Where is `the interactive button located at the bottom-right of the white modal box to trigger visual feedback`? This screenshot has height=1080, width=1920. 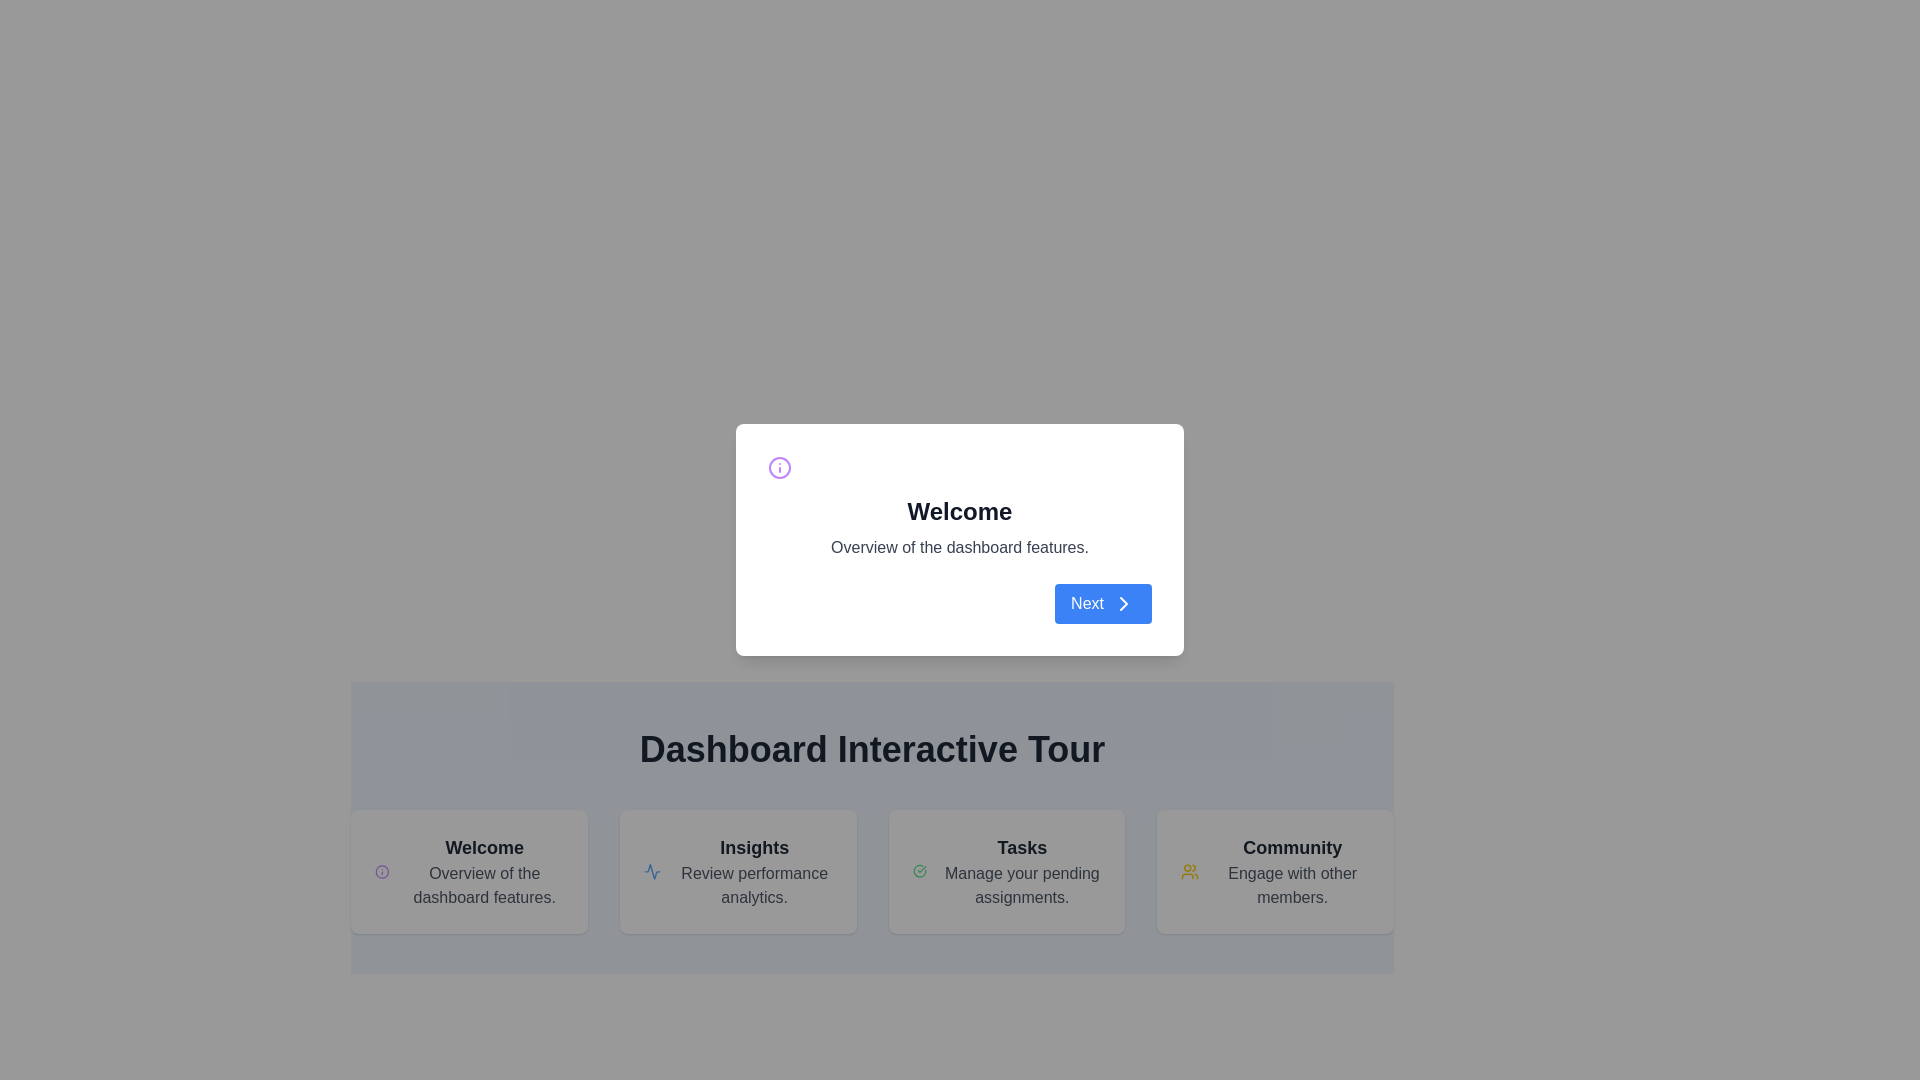 the interactive button located at the bottom-right of the white modal box to trigger visual feedback is located at coordinates (1102, 603).